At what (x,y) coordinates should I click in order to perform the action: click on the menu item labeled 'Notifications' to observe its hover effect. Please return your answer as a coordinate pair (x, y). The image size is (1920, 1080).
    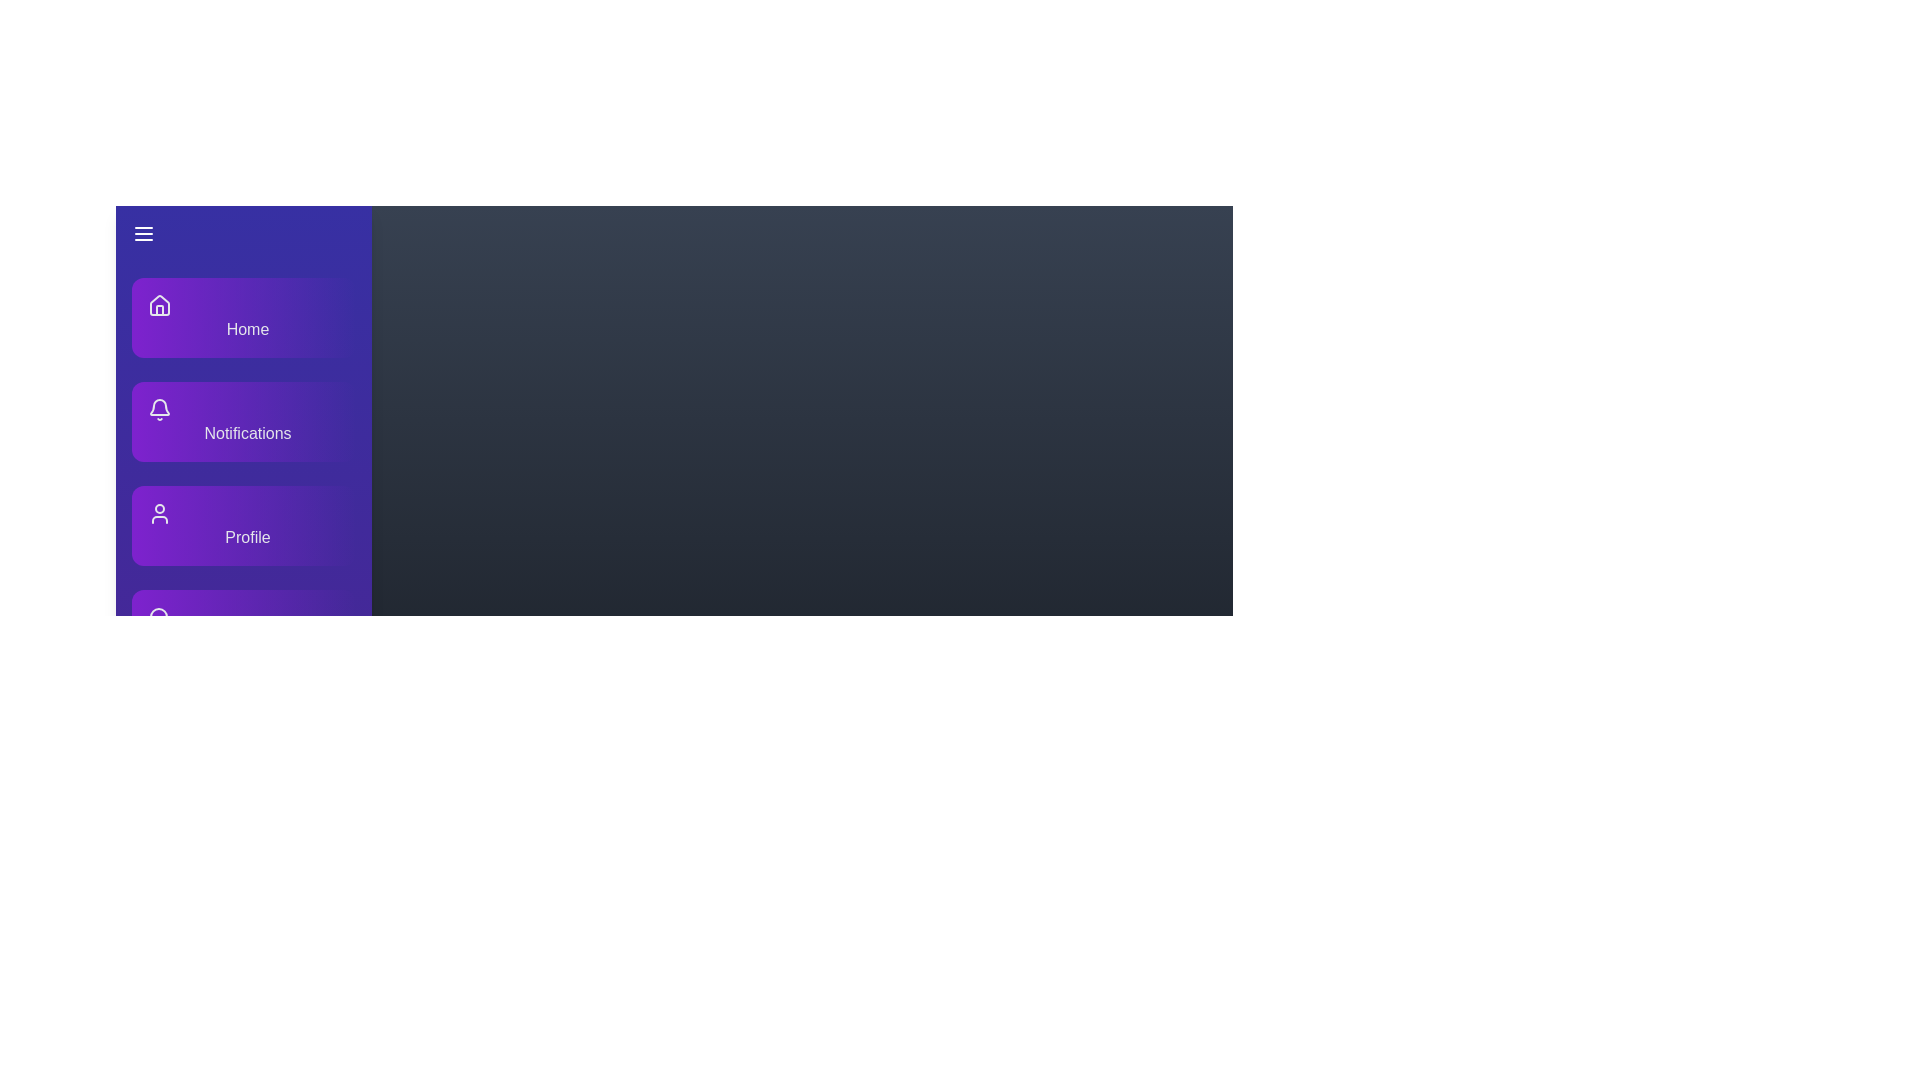
    Looking at the image, I should click on (243, 420).